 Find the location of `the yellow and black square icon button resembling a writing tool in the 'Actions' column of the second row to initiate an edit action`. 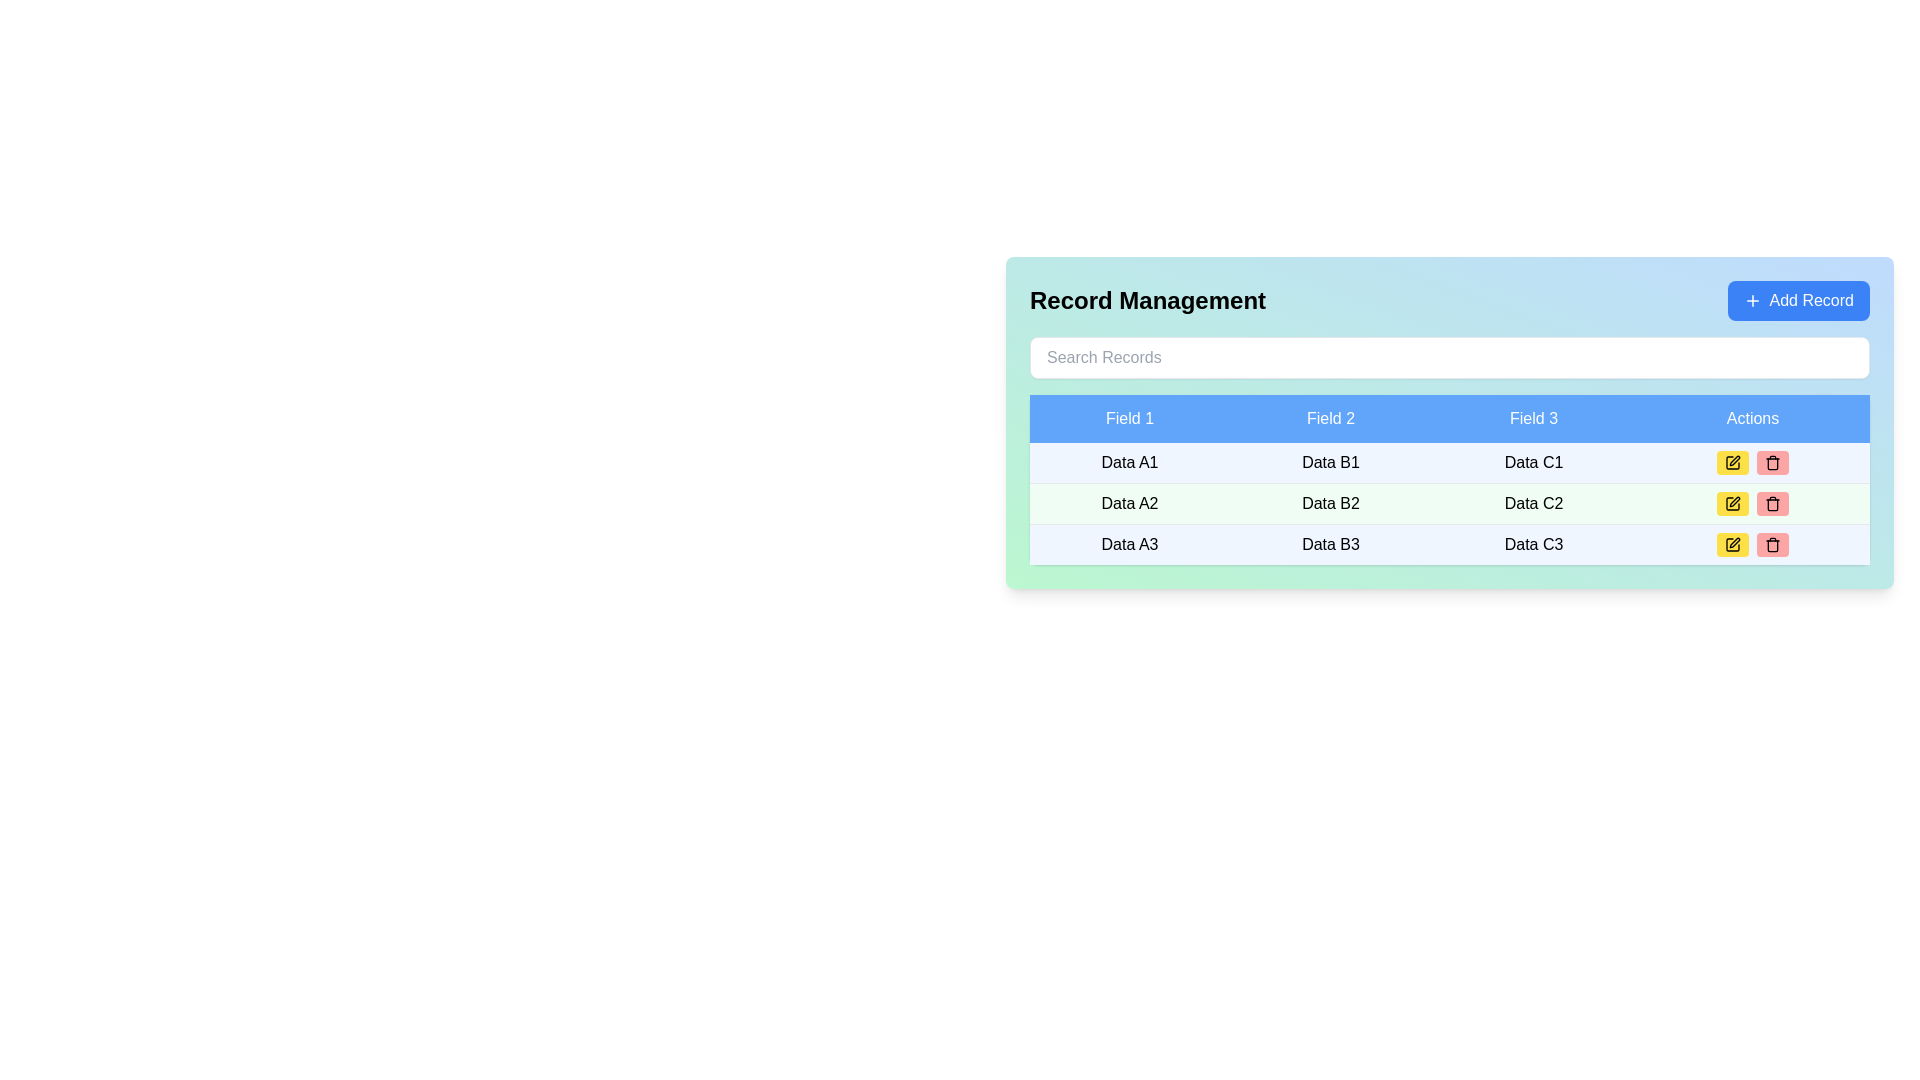

the yellow and black square icon button resembling a writing tool in the 'Actions' column of the second row to initiate an edit action is located at coordinates (1731, 503).